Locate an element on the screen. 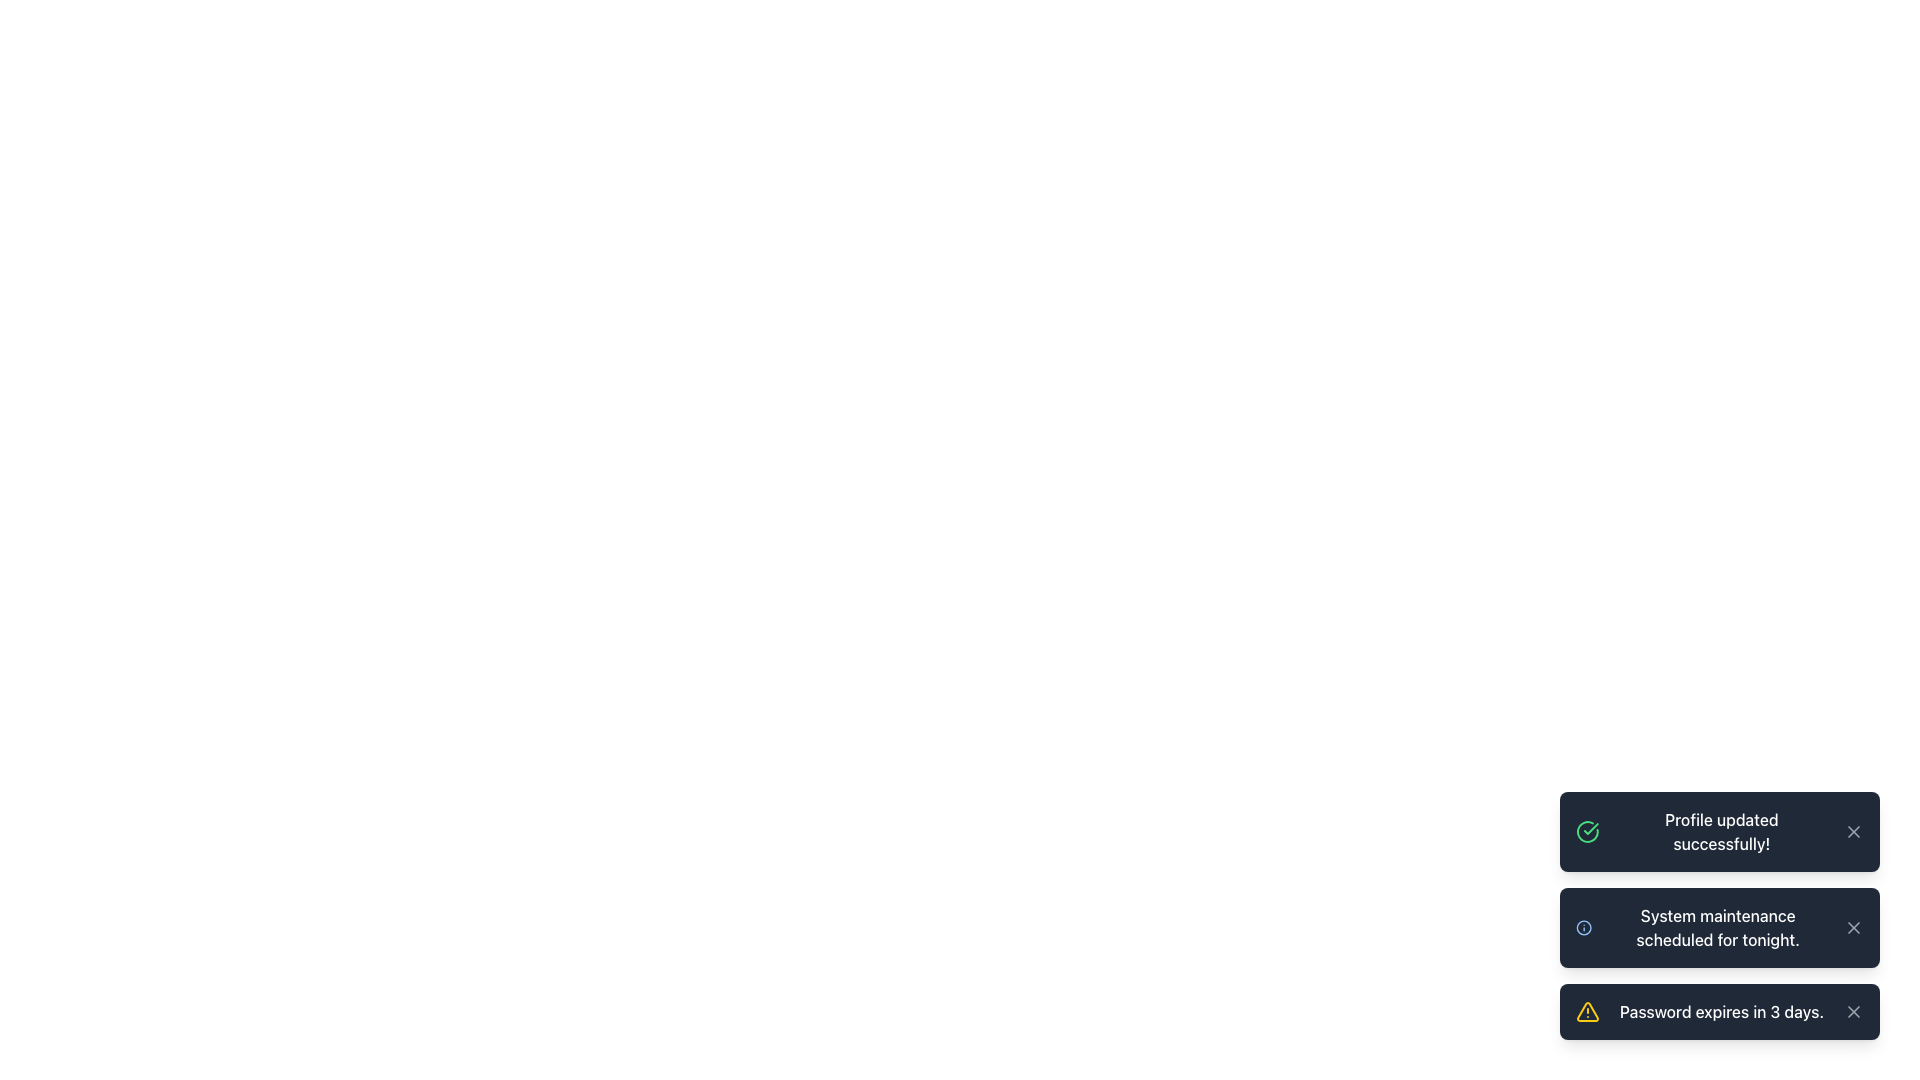 The height and width of the screenshot is (1080, 1920). the left-most icon in the notification card that indicates the type or importance of the message 'System maintenance scheduled for tonight.' is located at coordinates (1583, 928).